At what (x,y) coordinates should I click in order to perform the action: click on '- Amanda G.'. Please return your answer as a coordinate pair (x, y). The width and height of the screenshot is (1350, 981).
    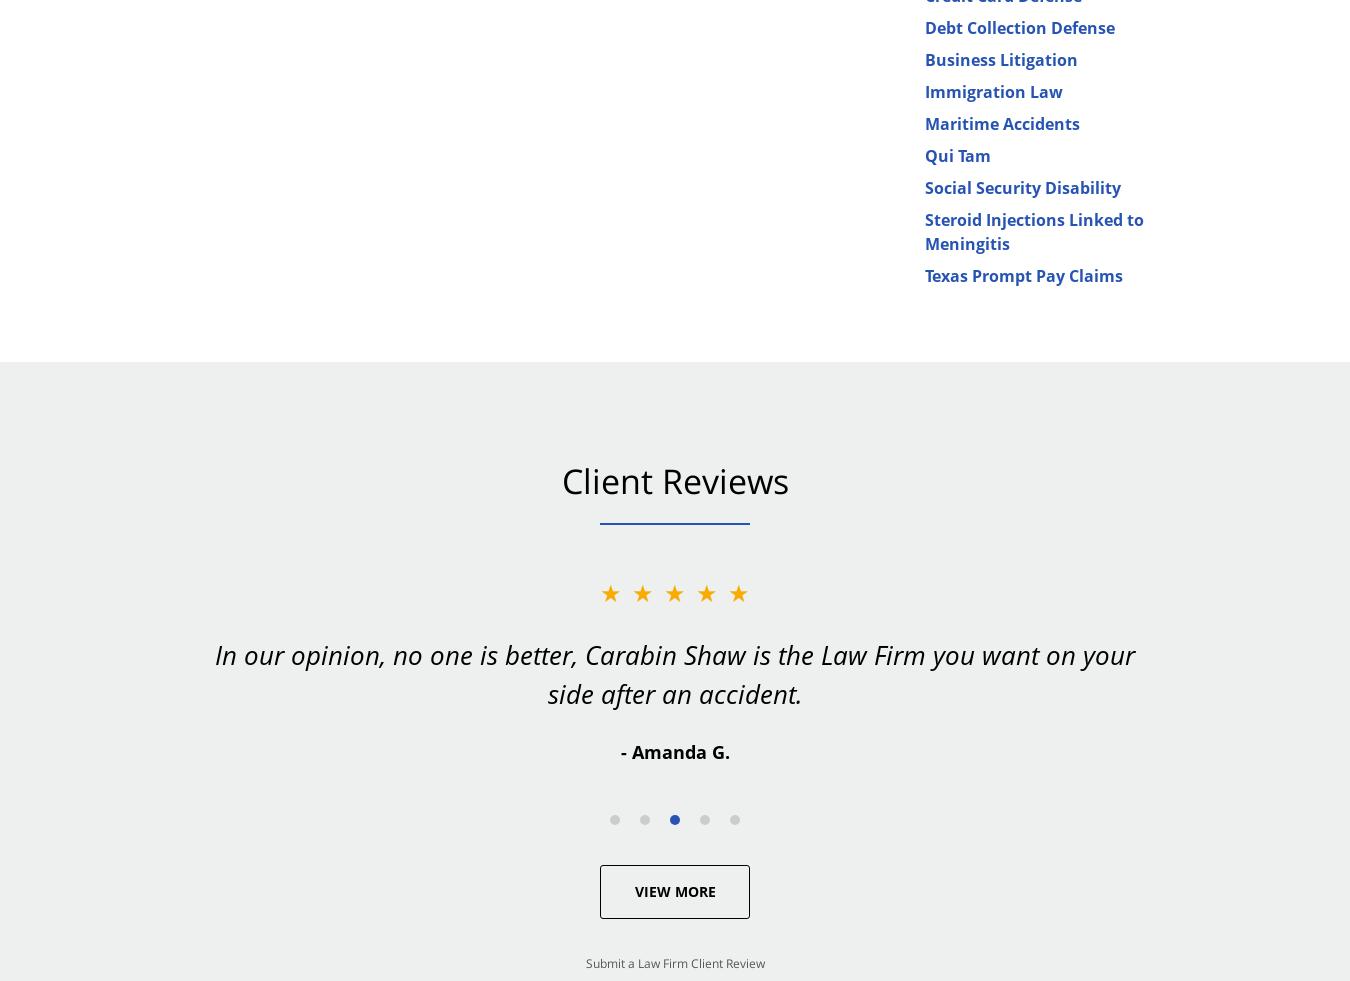
    Looking at the image, I should click on (674, 752).